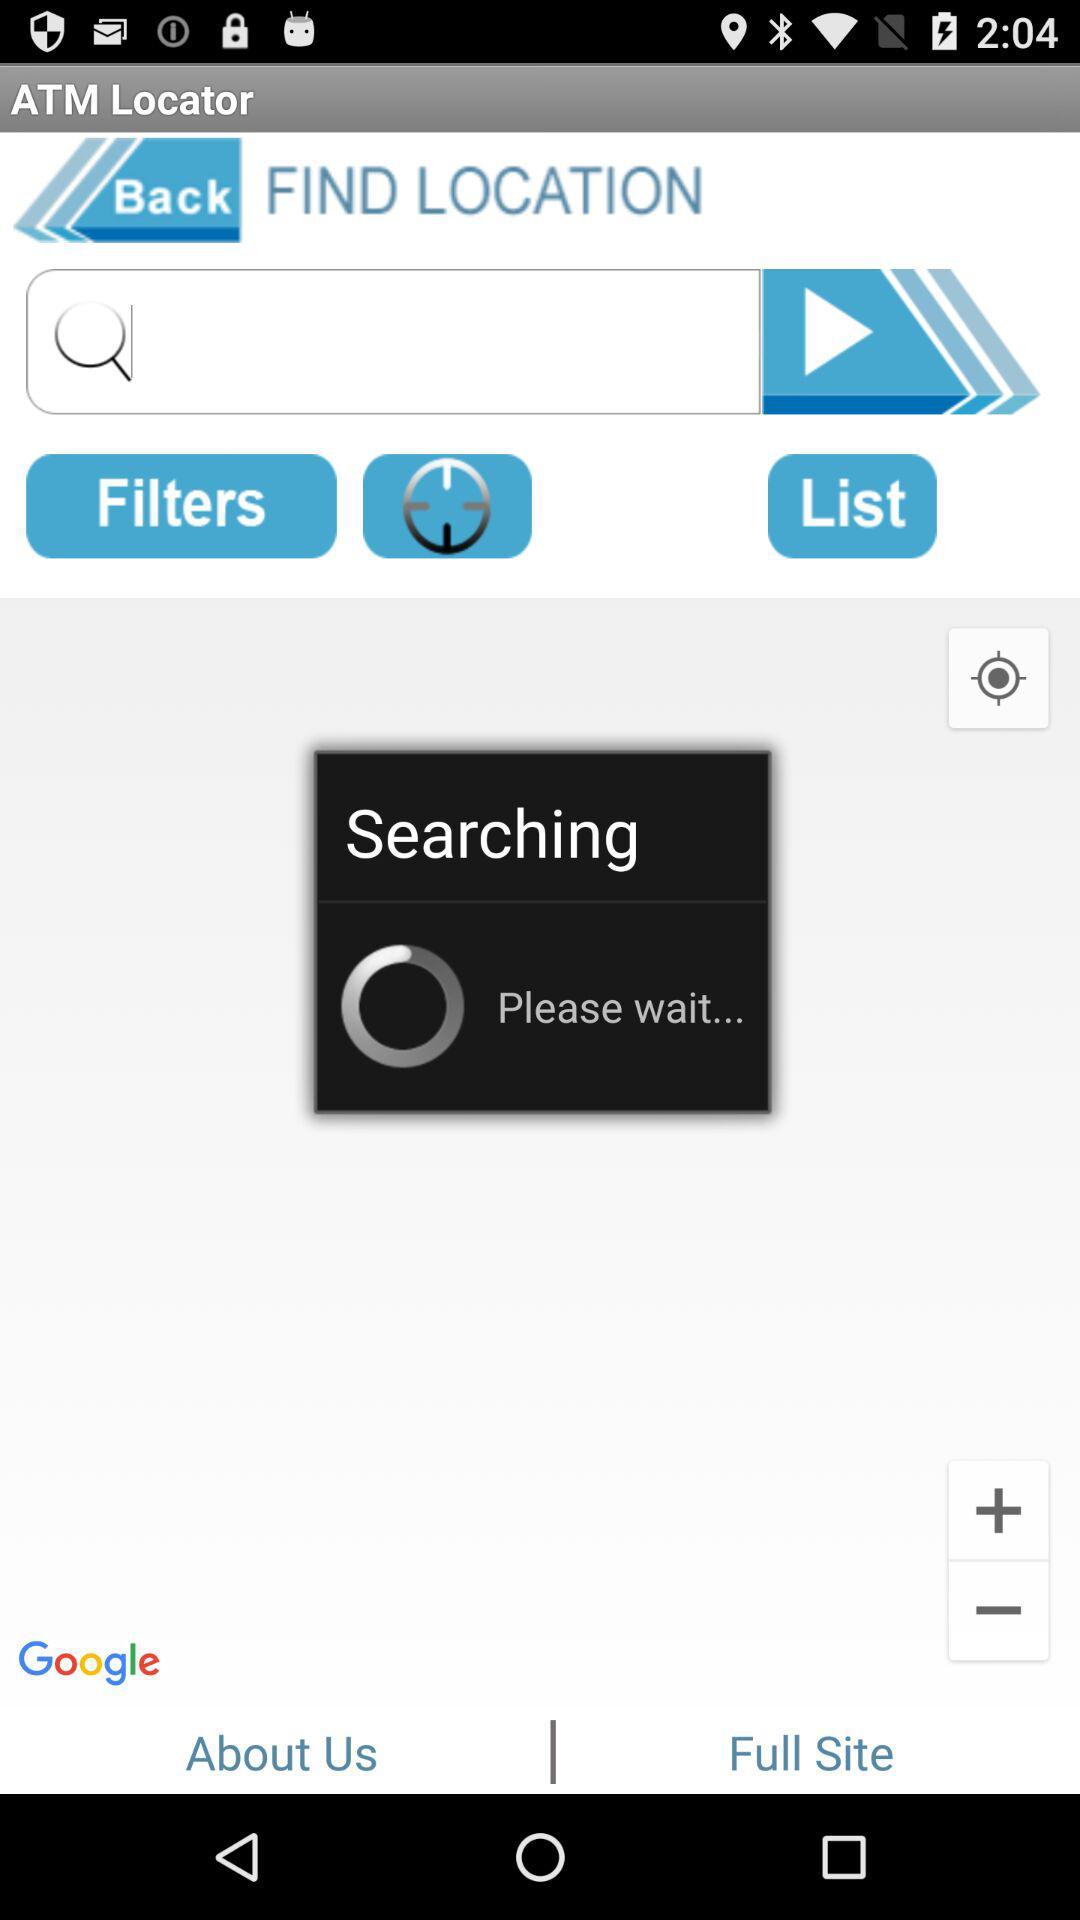 This screenshot has width=1080, height=1920. What do you see at coordinates (181, 538) in the screenshot?
I see `the date_range icon` at bounding box center [181, 538].